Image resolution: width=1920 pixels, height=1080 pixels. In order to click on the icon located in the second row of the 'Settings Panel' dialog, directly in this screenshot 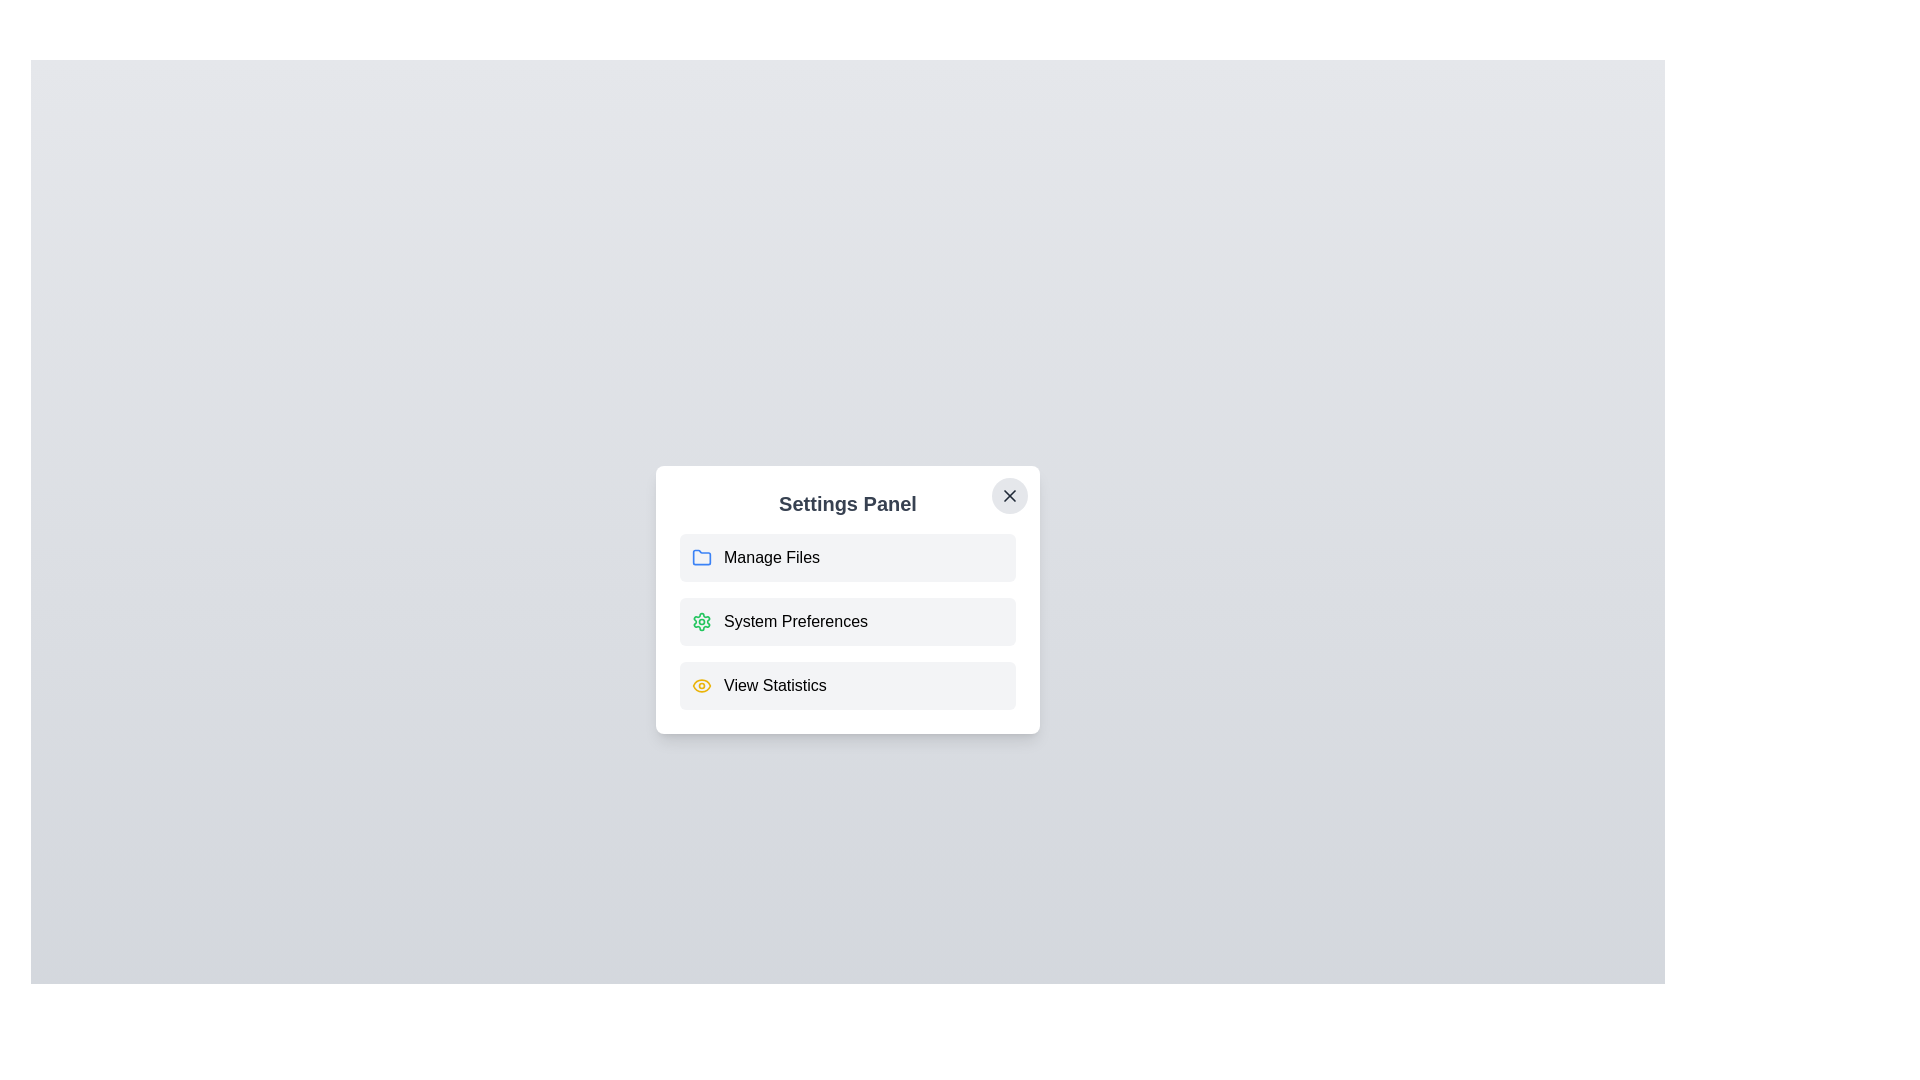, I will do `click(701, 620)`.